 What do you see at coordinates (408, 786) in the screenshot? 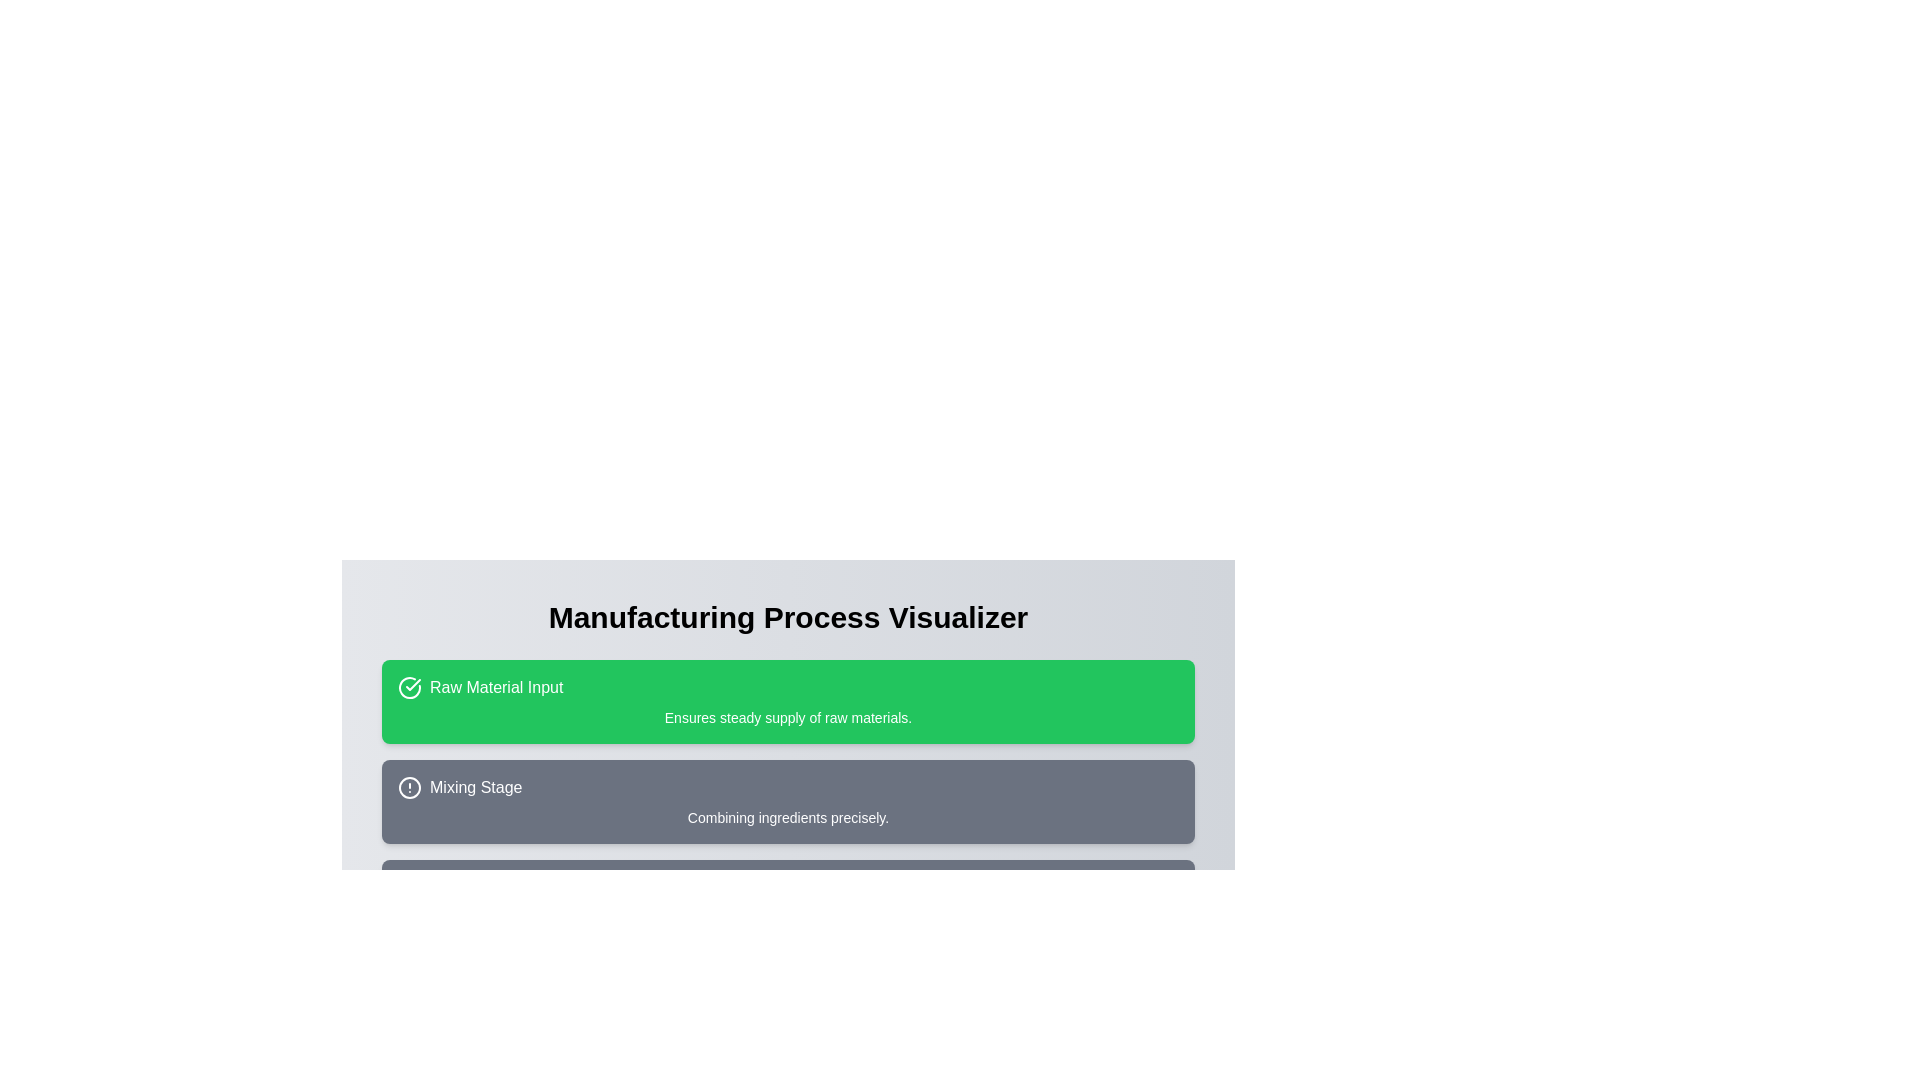
I see `the circular icon located within the 'Mixing Stage' area, which has a diameter of 20 pixels and is positioned directly to the left of the text label 'Mixing Stage'` at bounding box center [408, 786].